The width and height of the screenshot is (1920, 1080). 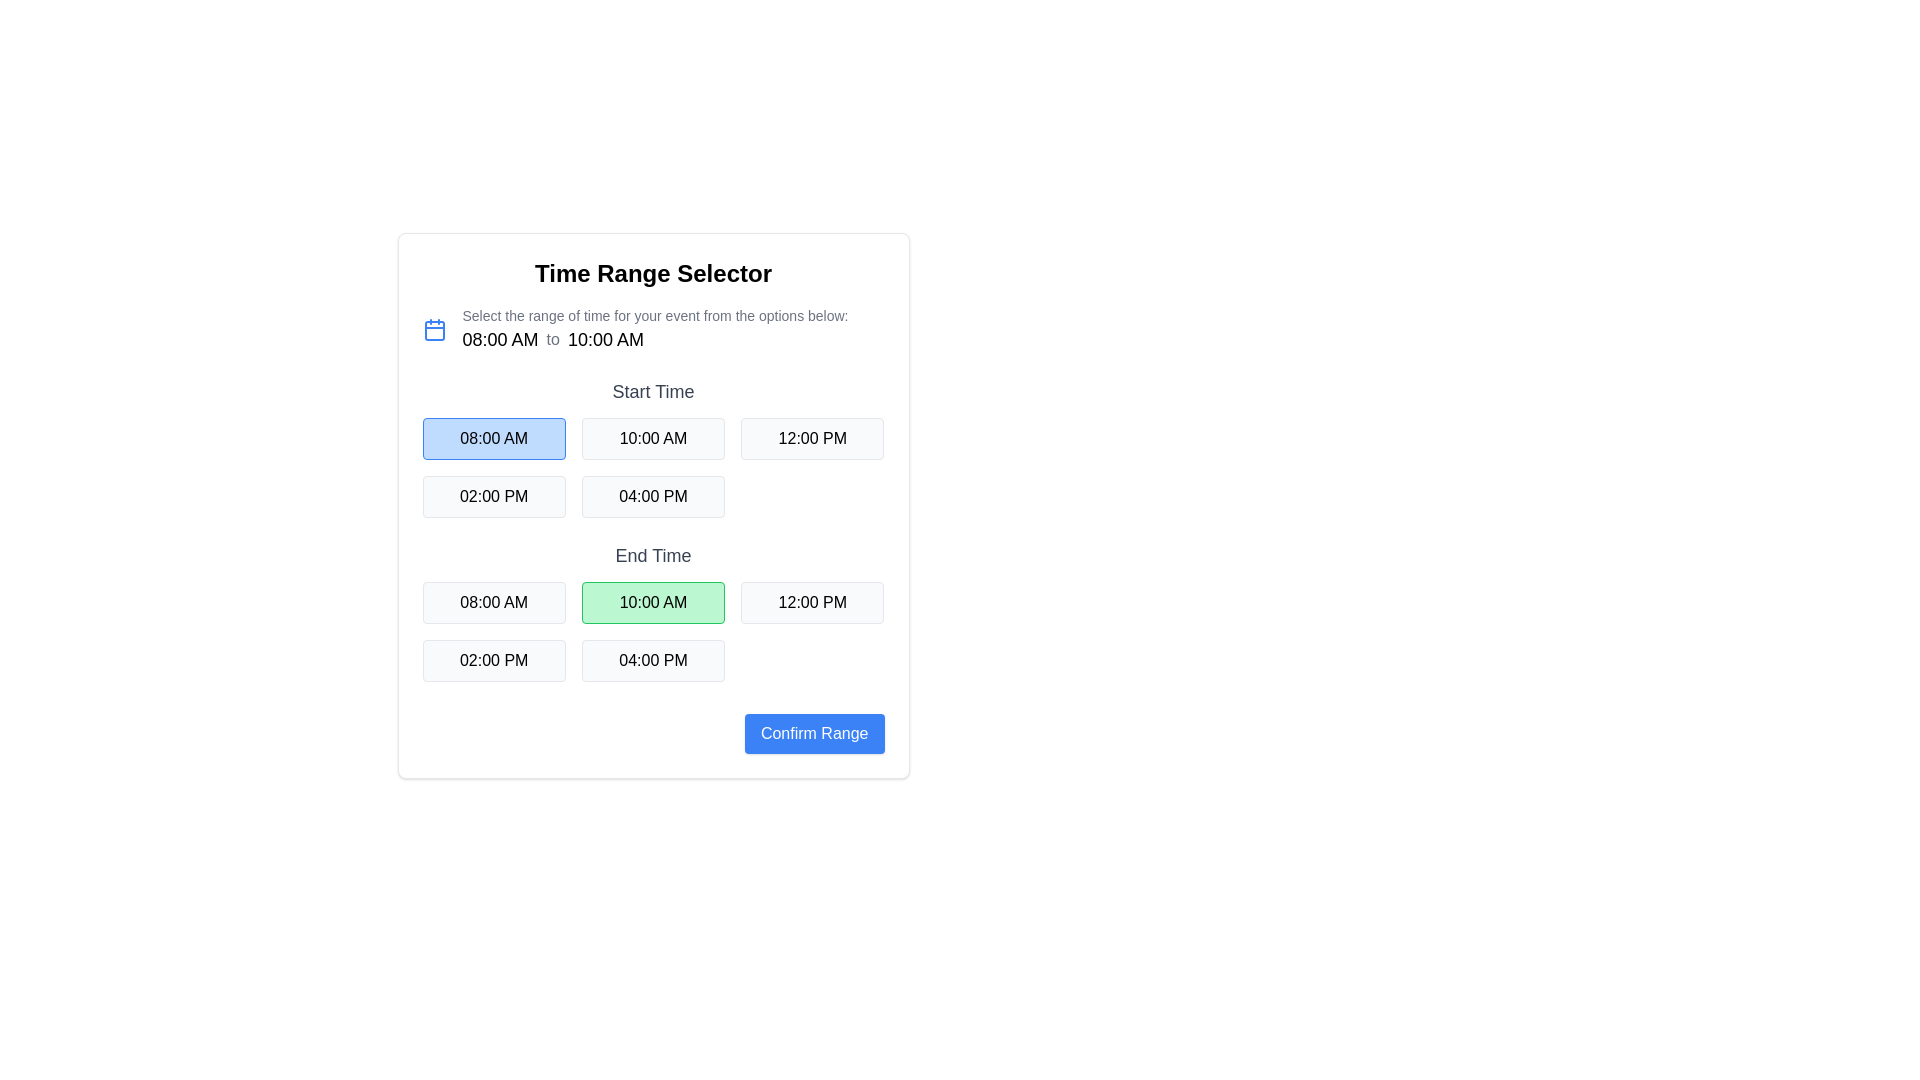 What do you see at coordinates (812, 438) in the screenshot?
I see `the selectable time option button located in the first row of a grid, specifically the third option` at bounding box center [812, 438].